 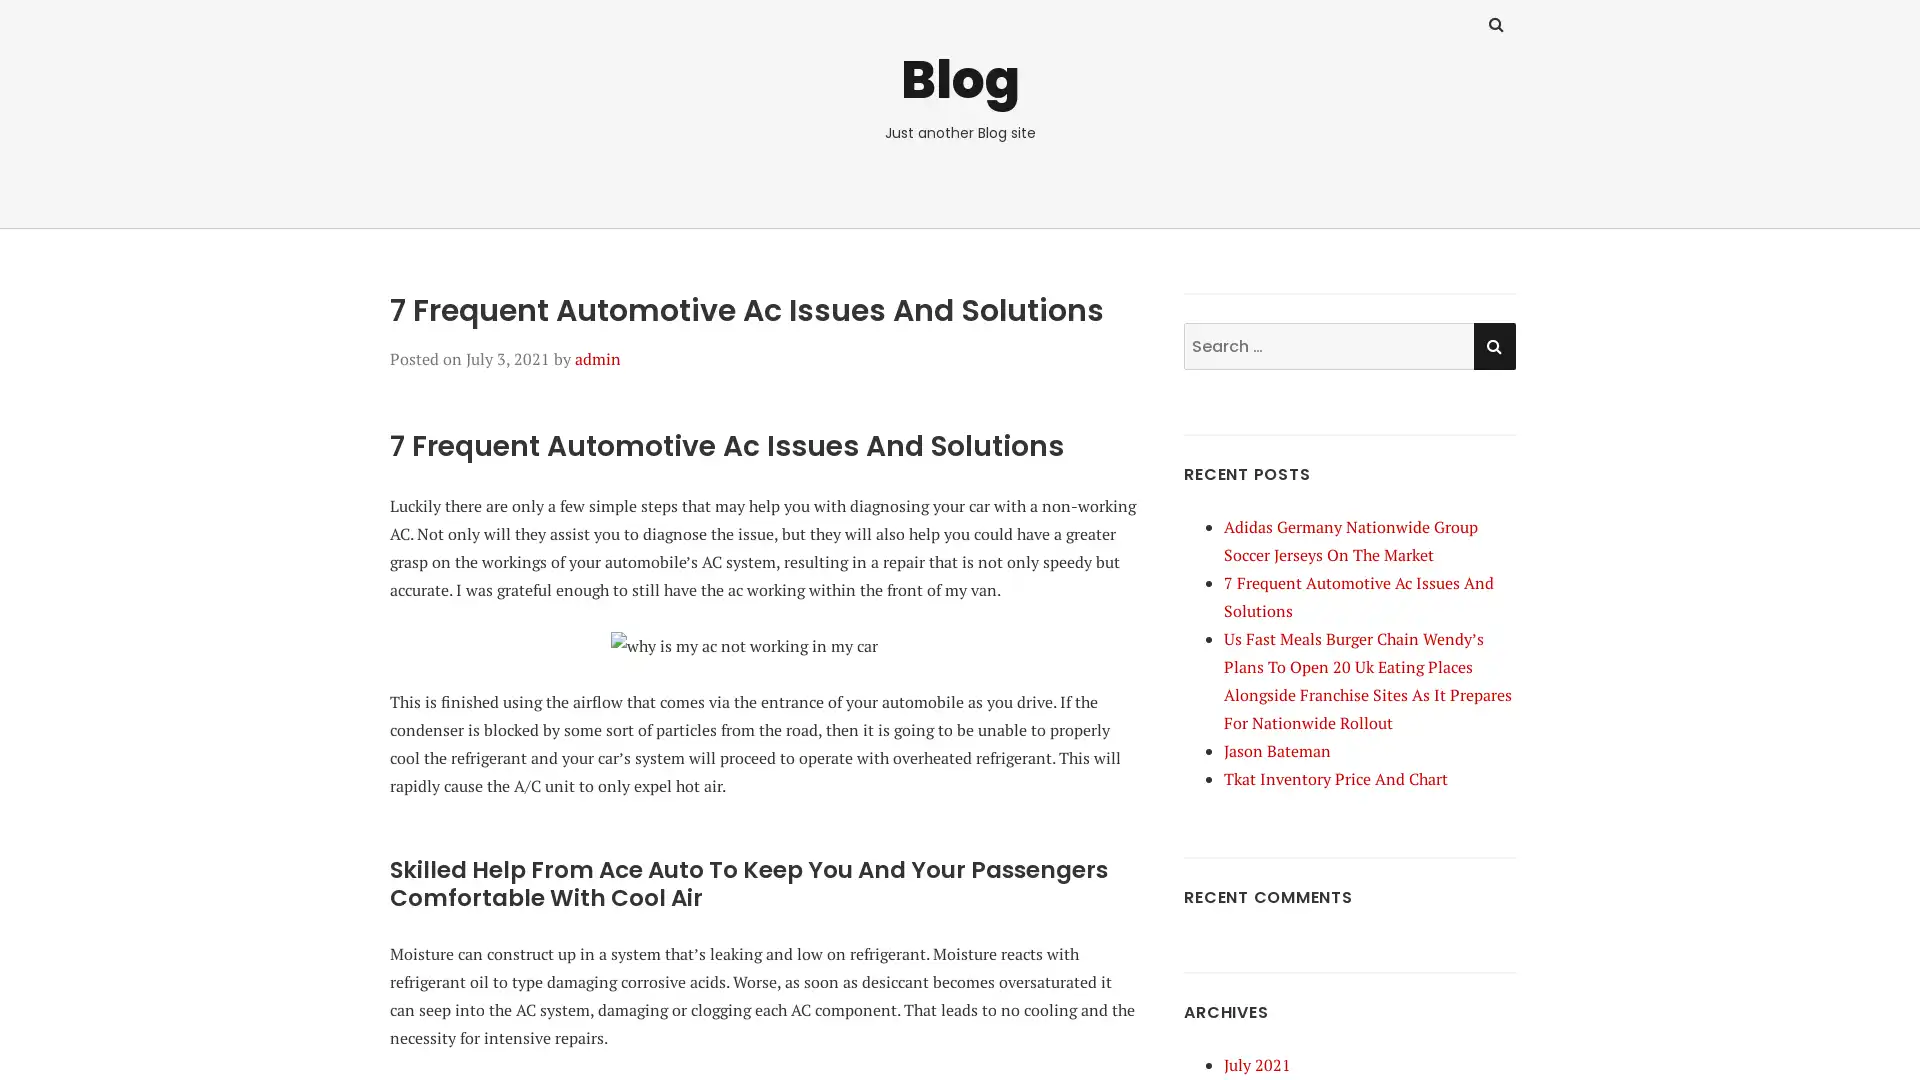 What do you see at coordinates (1493, 344) in the screenshot?
I see `SEARCH` at bounding box center [1493, 344].